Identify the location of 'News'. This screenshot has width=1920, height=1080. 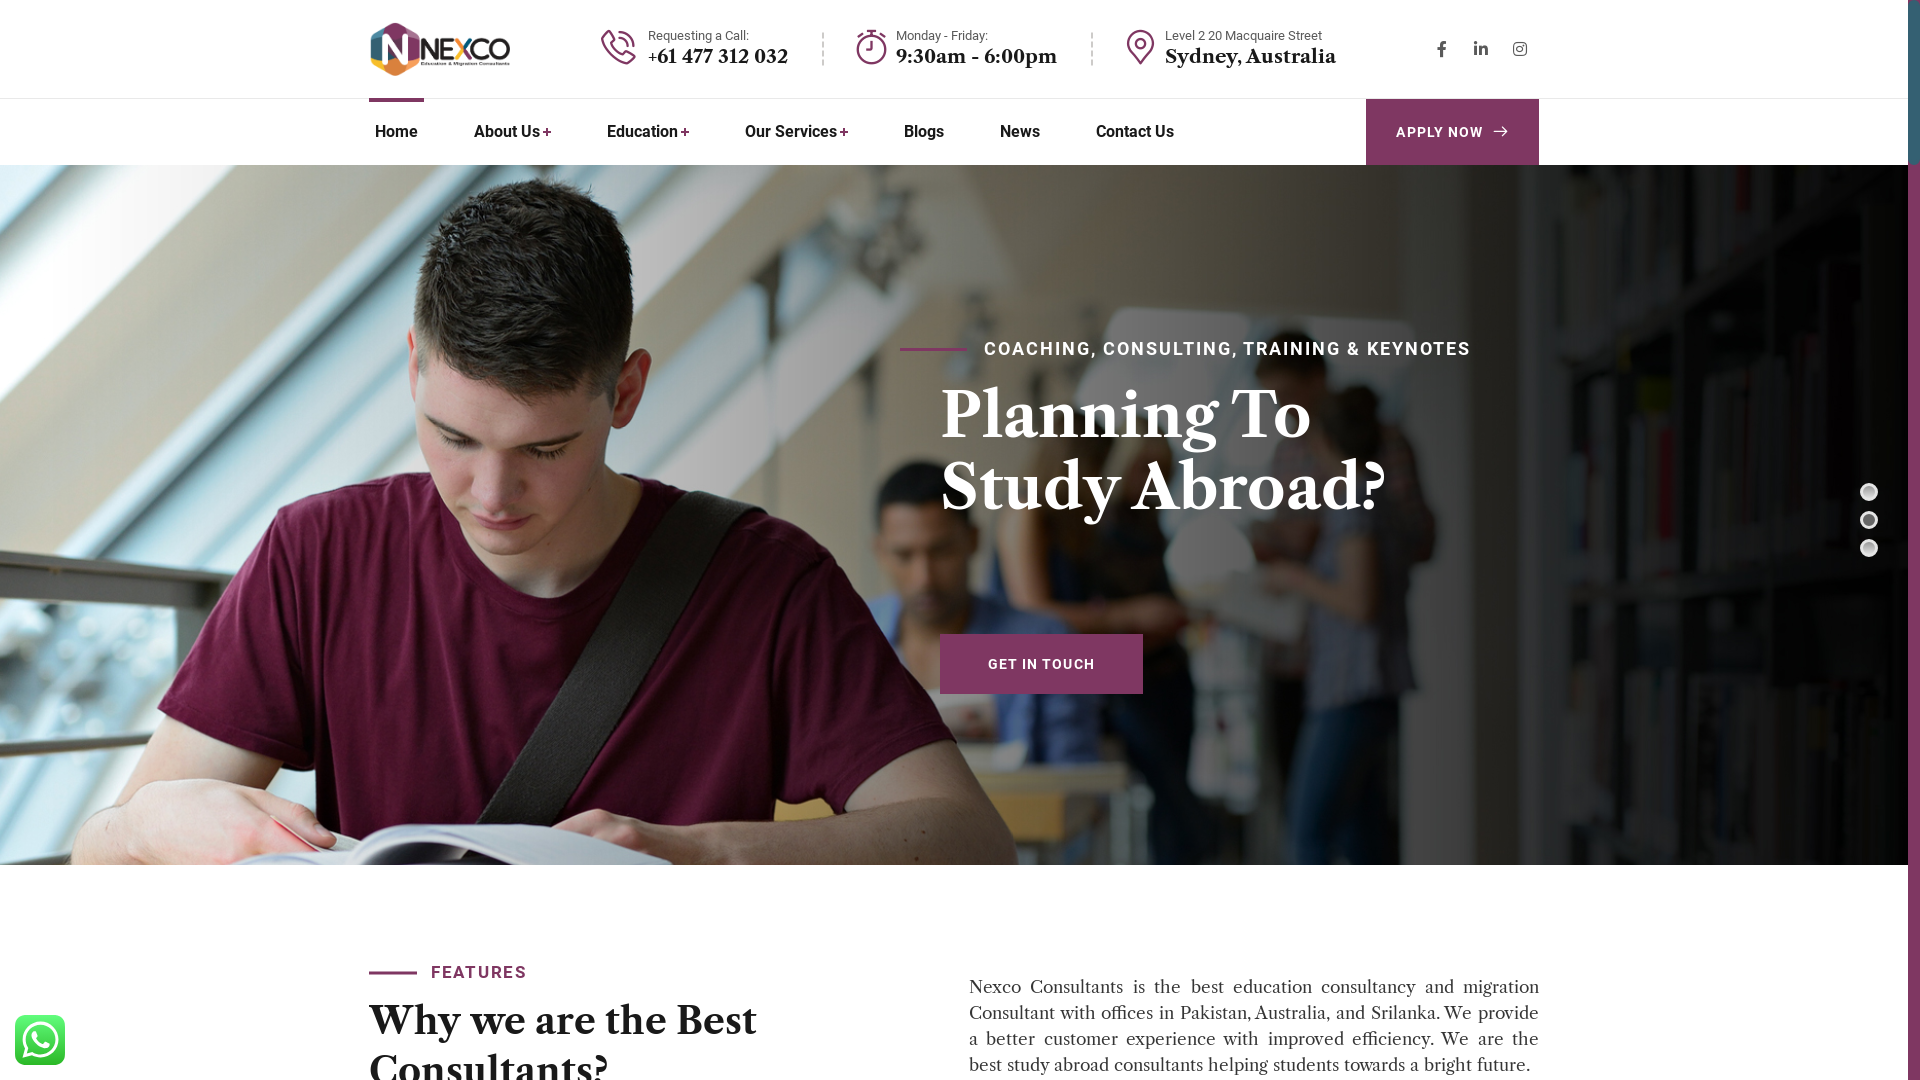
(1019, 131).